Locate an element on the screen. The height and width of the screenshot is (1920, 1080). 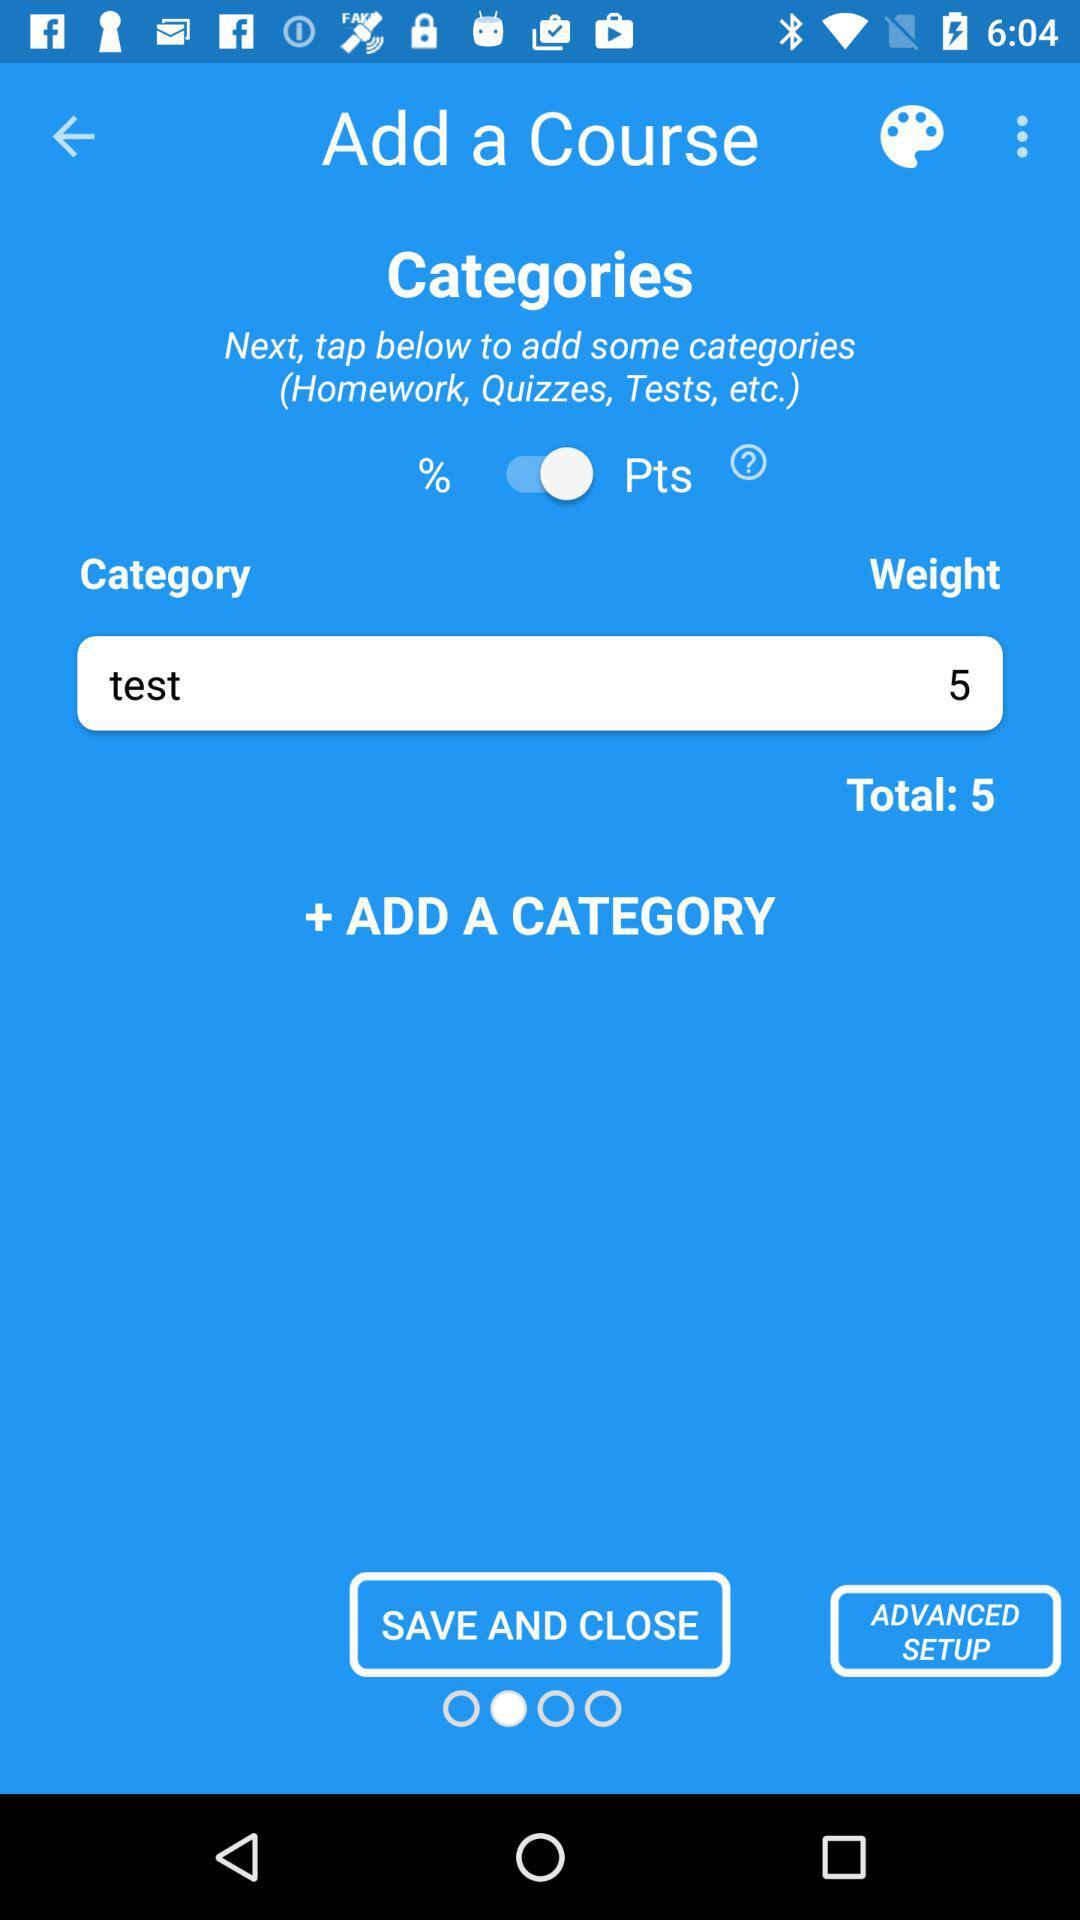
help is located at coordinates (748, 460).